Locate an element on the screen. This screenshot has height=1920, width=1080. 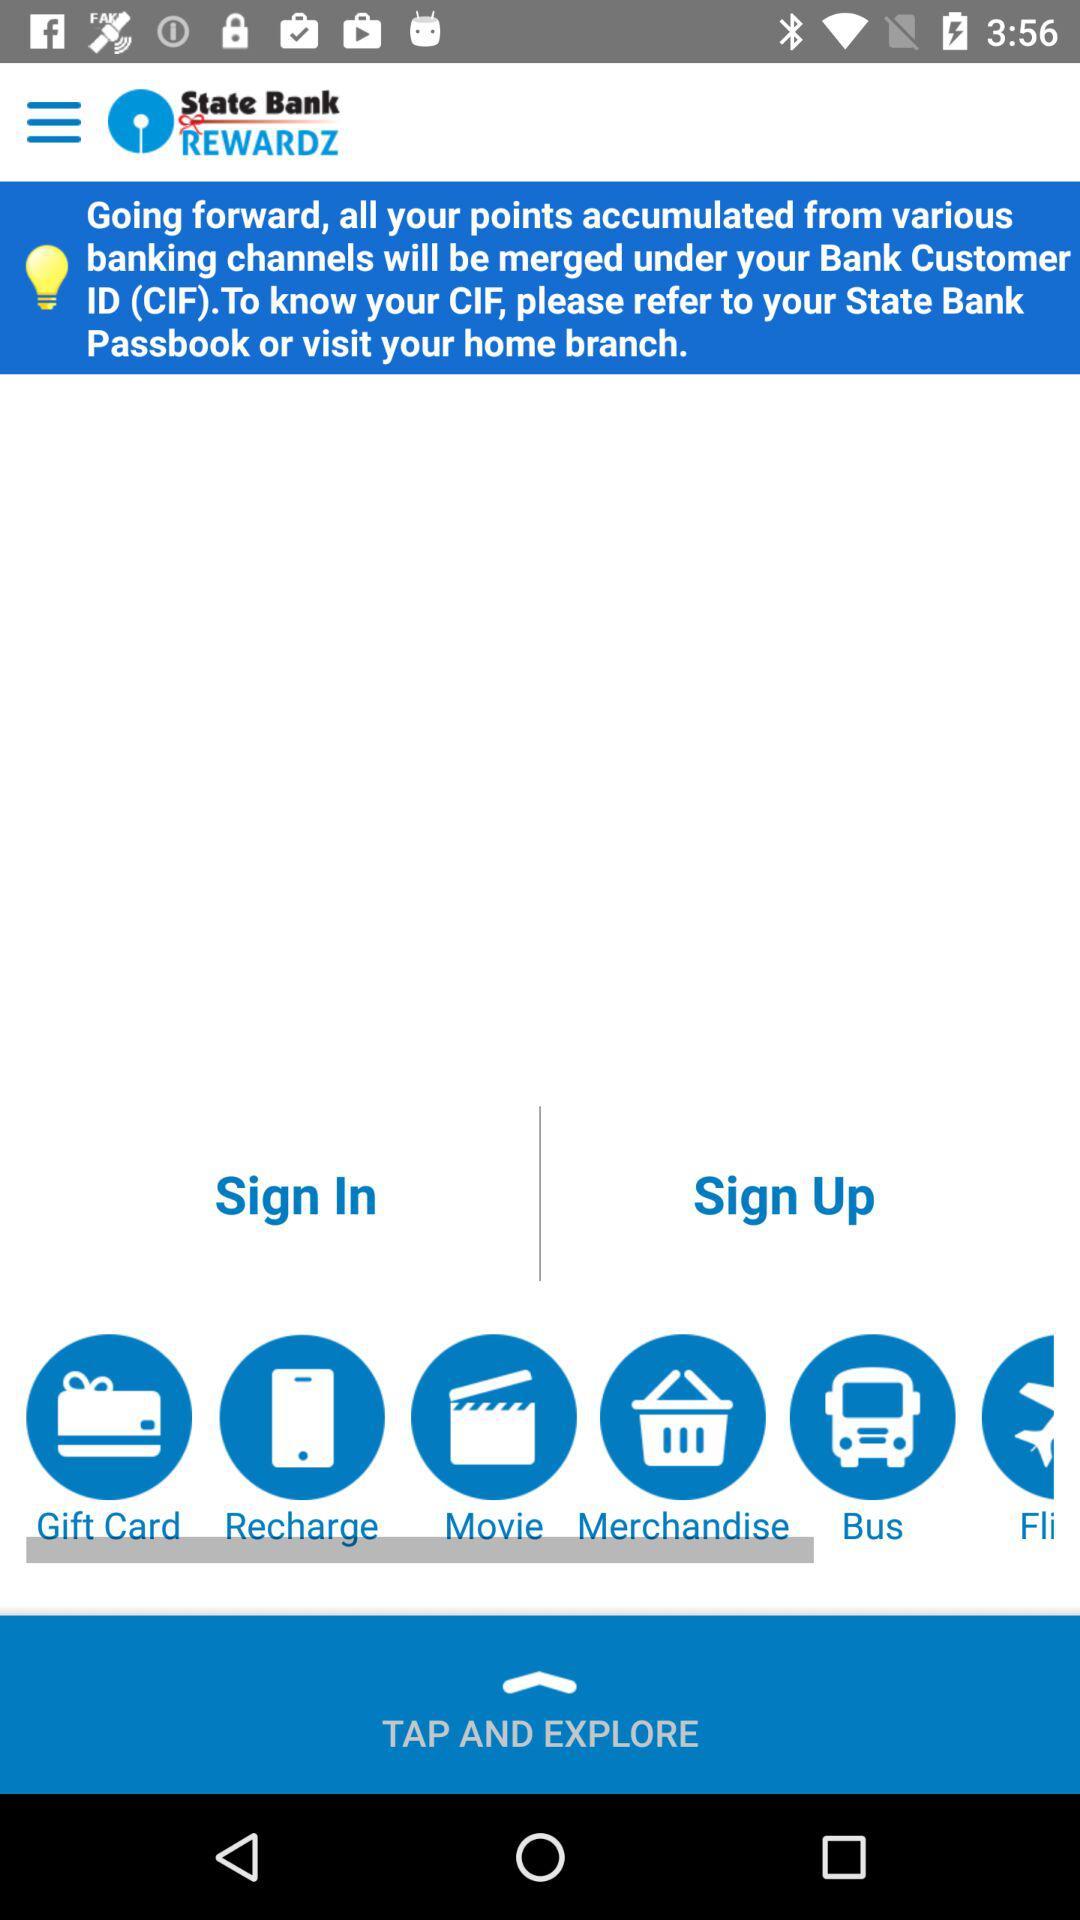
the movie app is located at coordinates (493, 1441).